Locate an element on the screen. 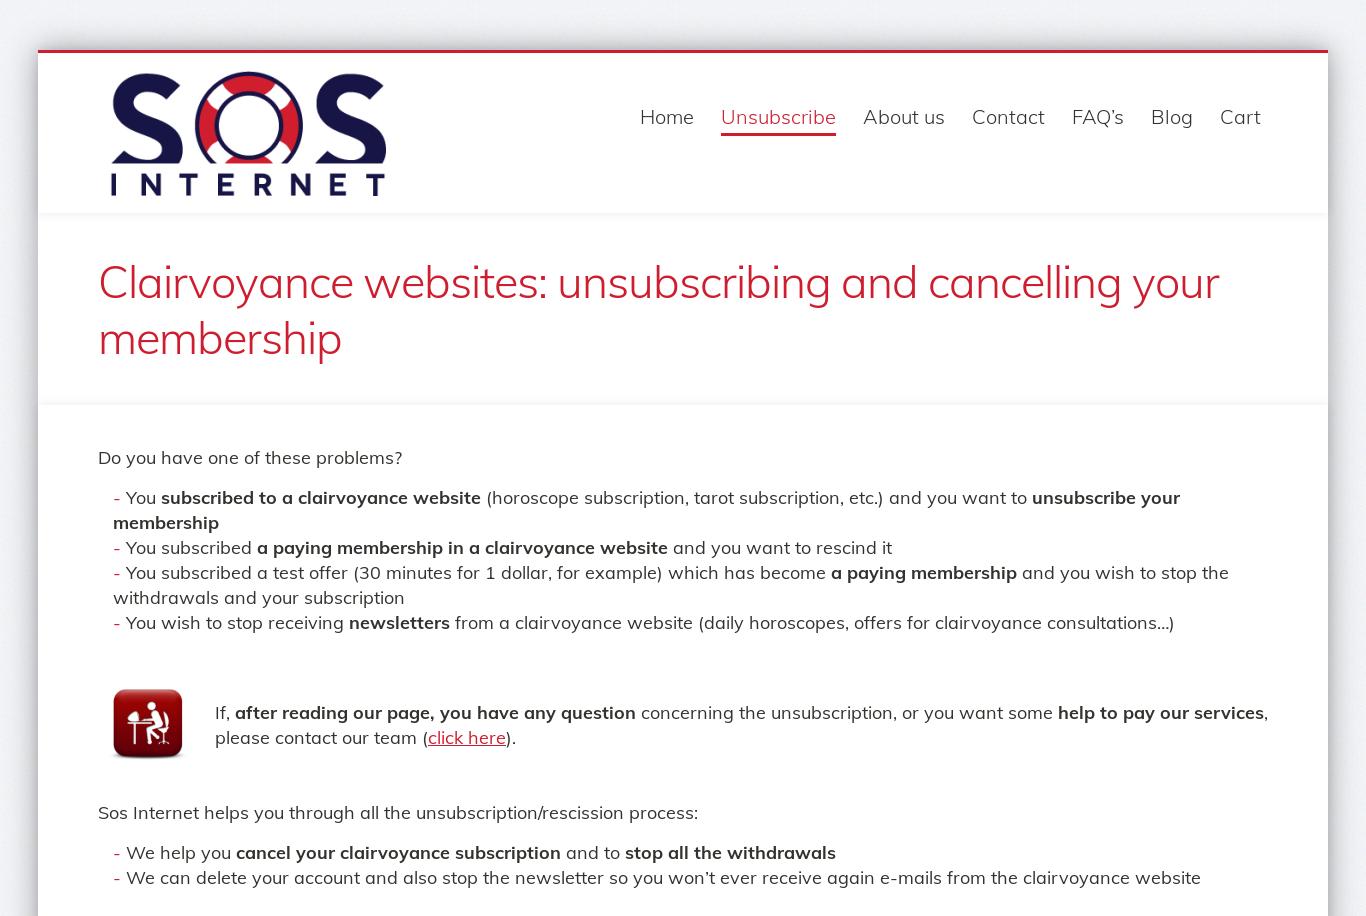 The height and width of the screenshot is (916, 1366). 'If,' is located at coordinates (223, 712).